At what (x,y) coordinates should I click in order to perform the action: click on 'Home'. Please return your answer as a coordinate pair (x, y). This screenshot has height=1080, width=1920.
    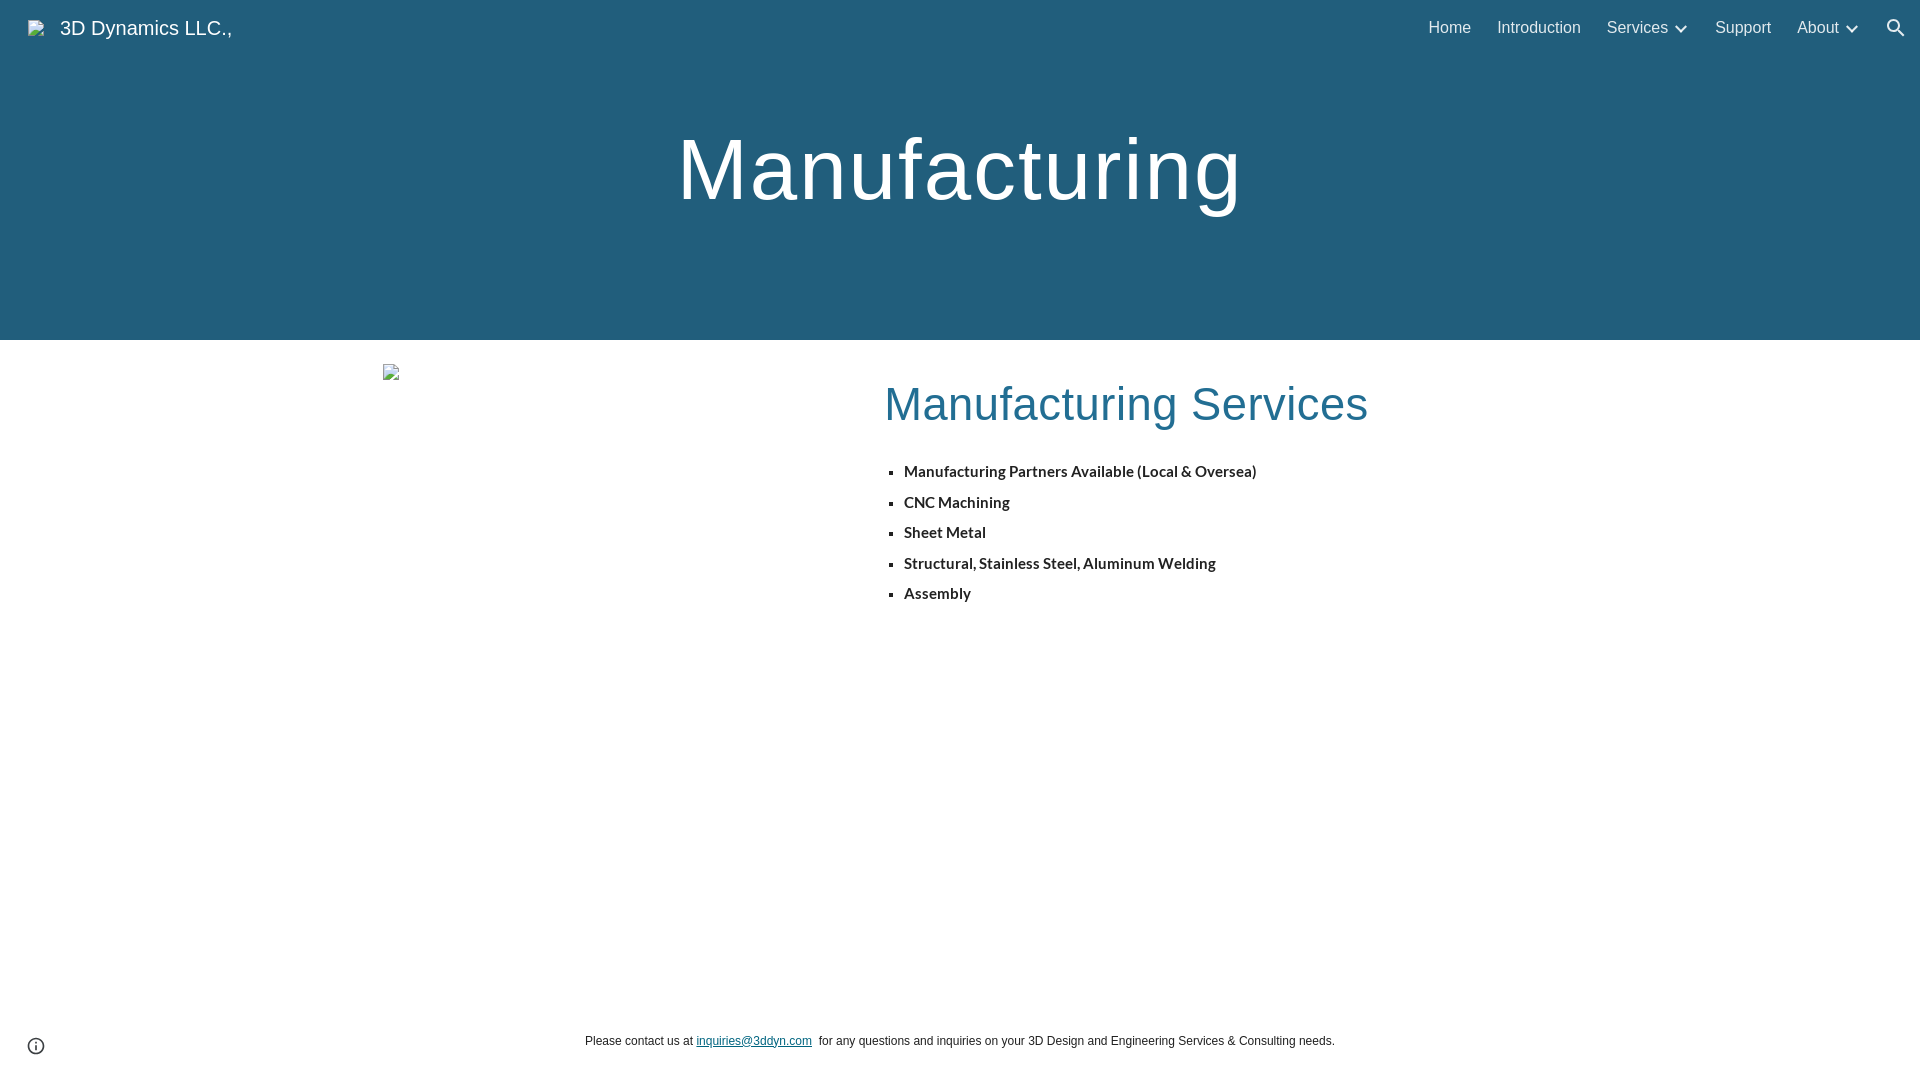
    Looking at the image, I should click on (1427, 27).